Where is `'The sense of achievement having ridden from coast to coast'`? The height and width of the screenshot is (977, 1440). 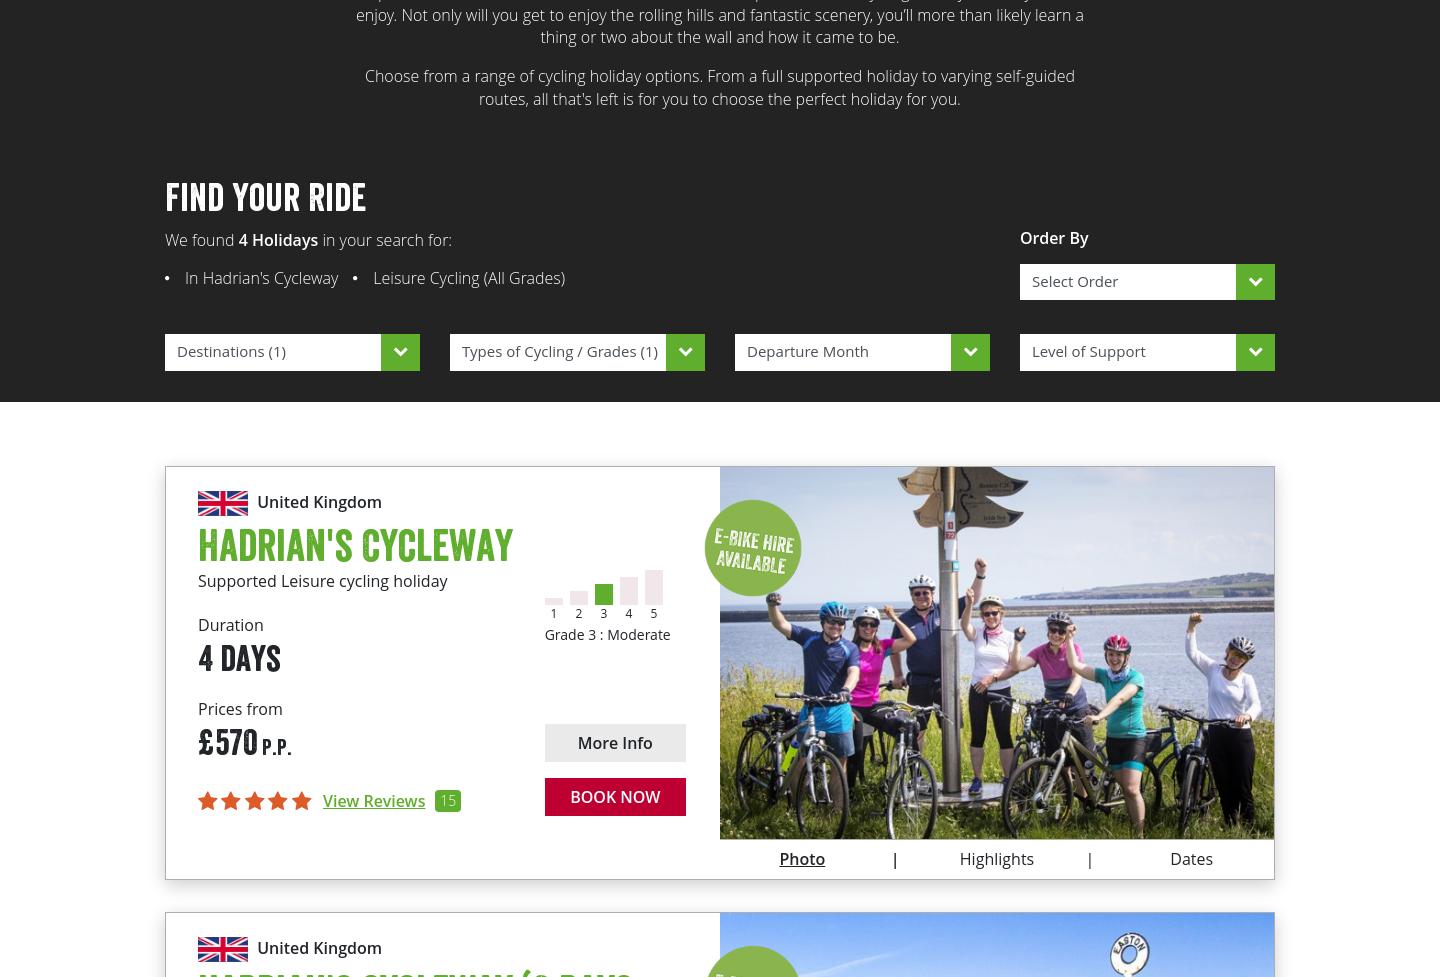 'The sense of achievement having ridden from coast to coast' is located at coordinates (759, 717).